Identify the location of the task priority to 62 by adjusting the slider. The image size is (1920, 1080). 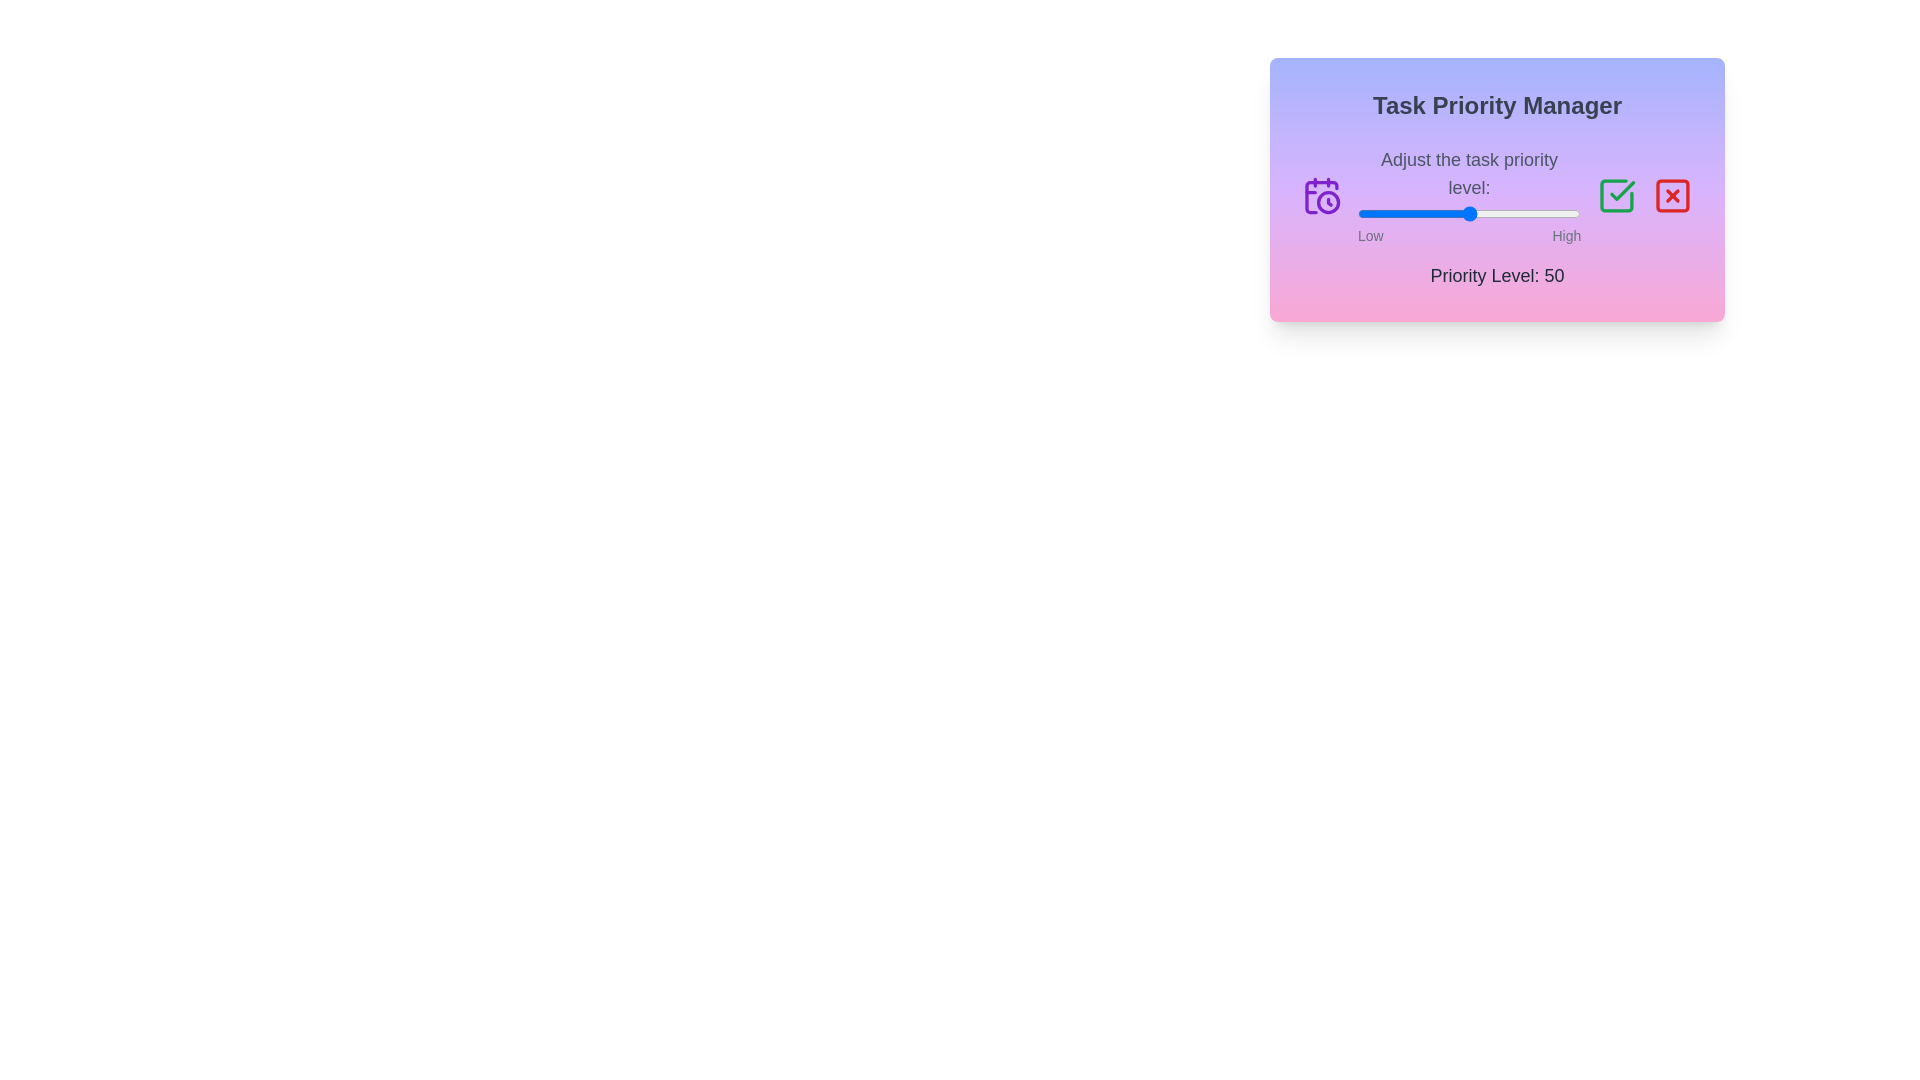
(1496, 213).